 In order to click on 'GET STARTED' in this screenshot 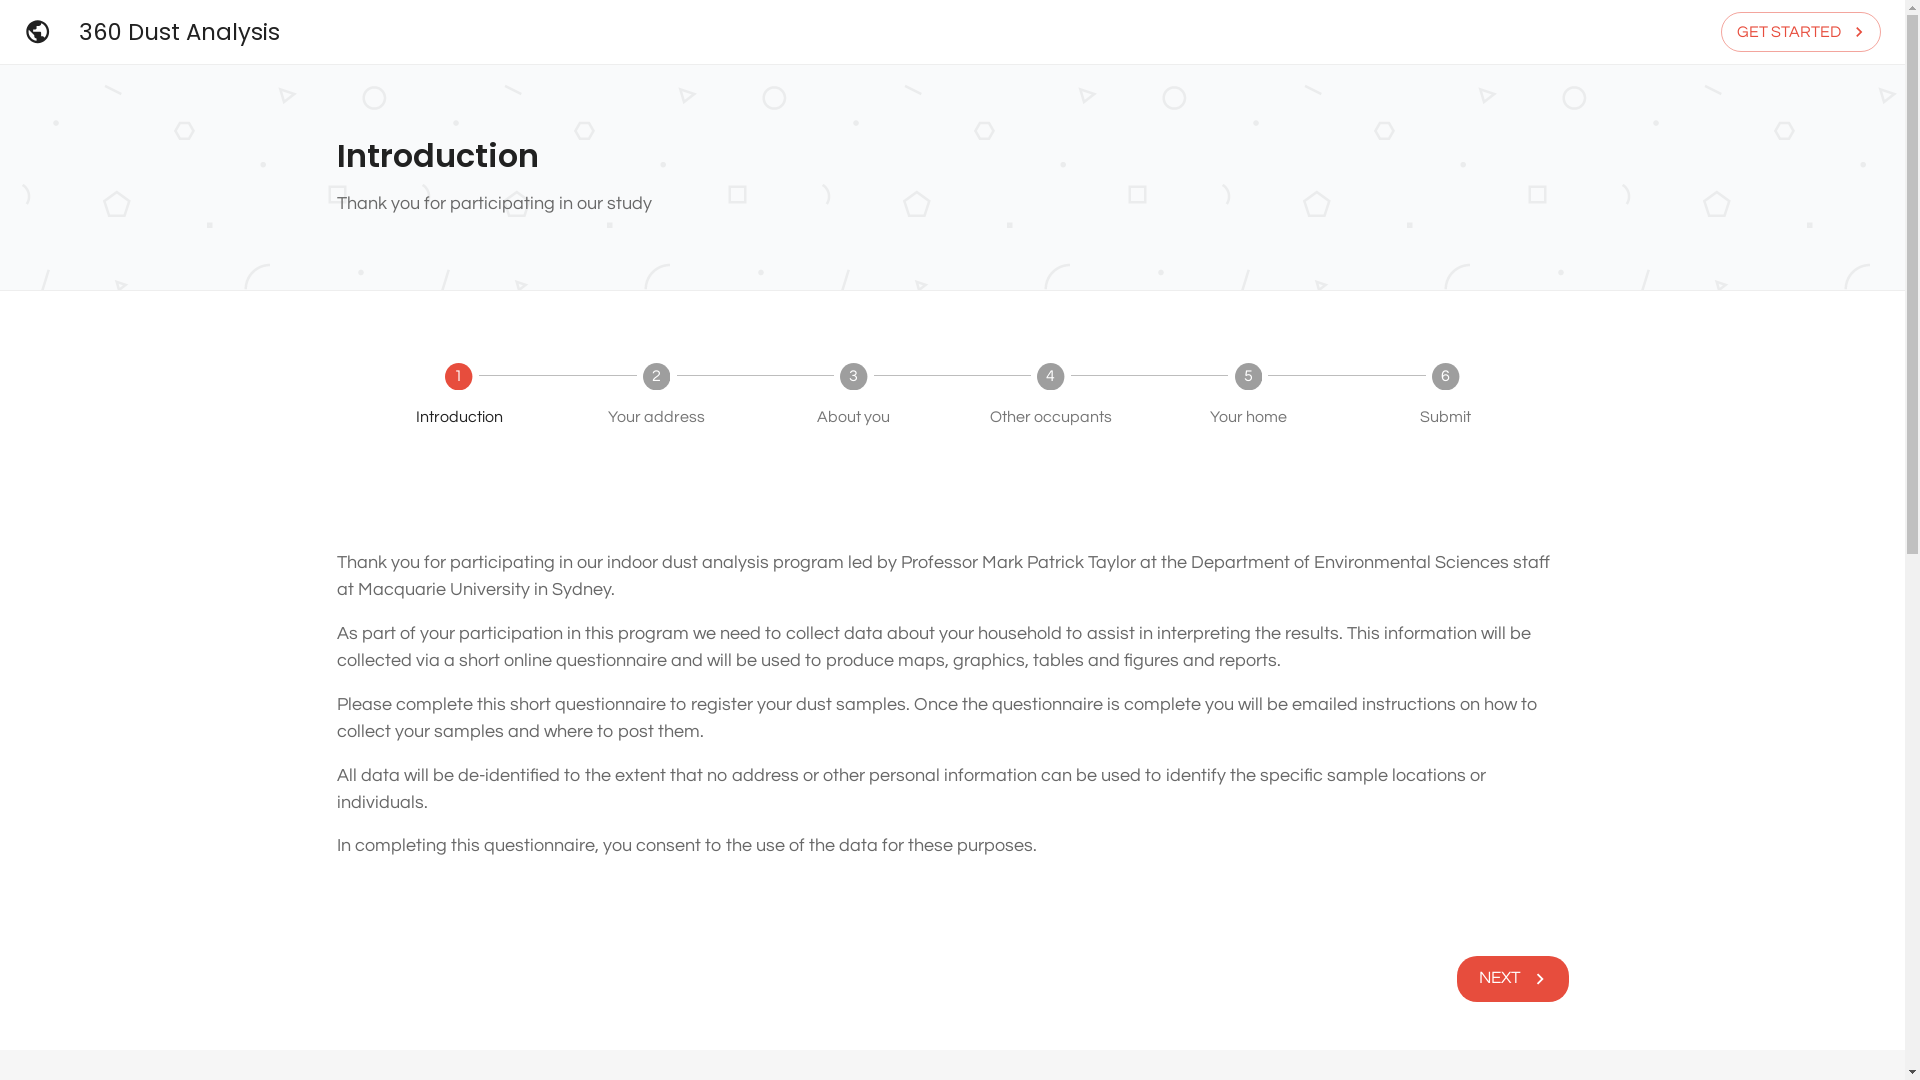, I will do `click(1800, 31)`.